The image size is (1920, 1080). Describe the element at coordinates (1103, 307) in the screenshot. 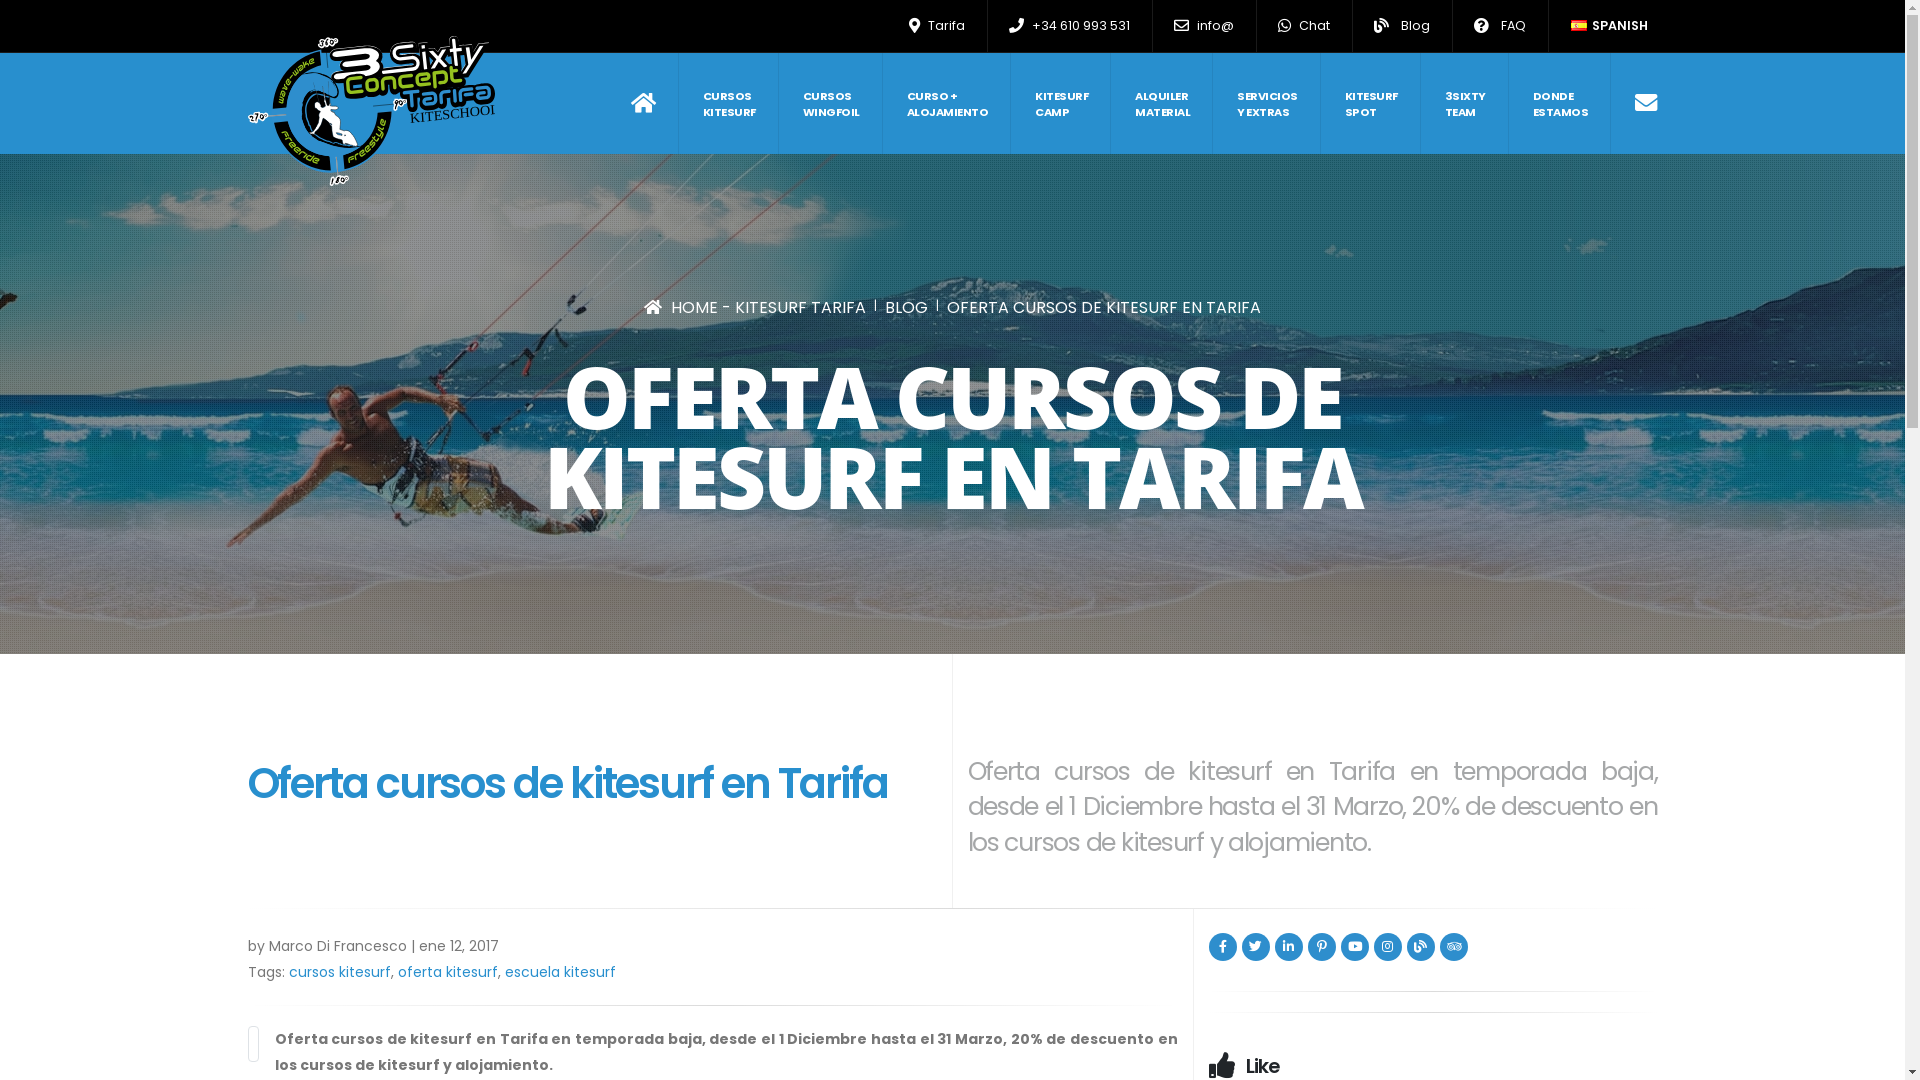

I see `'OFERTA CURSOS DE KITESURF EN TARIFA'` at that location.